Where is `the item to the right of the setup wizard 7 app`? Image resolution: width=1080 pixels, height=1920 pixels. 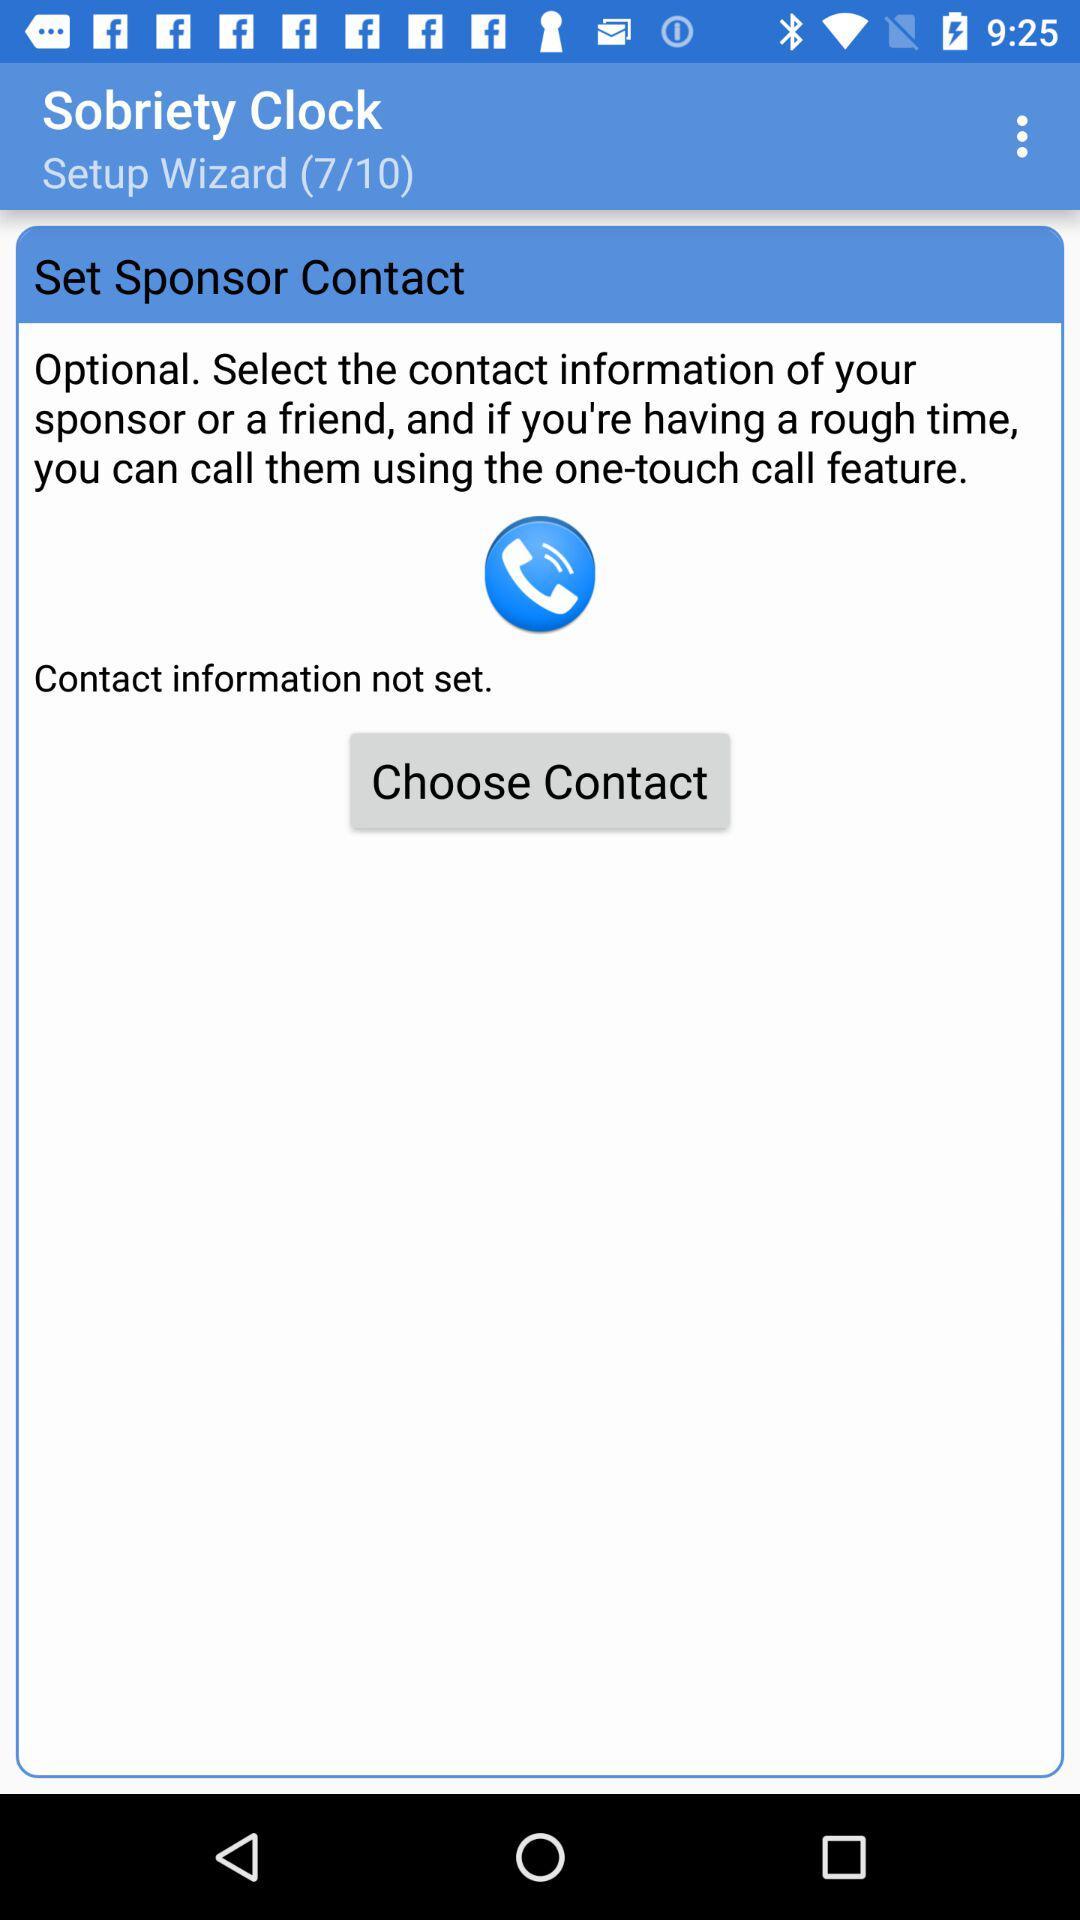
the item to the right of the setup wizard 7 app is located at coordinates (1027, 135).